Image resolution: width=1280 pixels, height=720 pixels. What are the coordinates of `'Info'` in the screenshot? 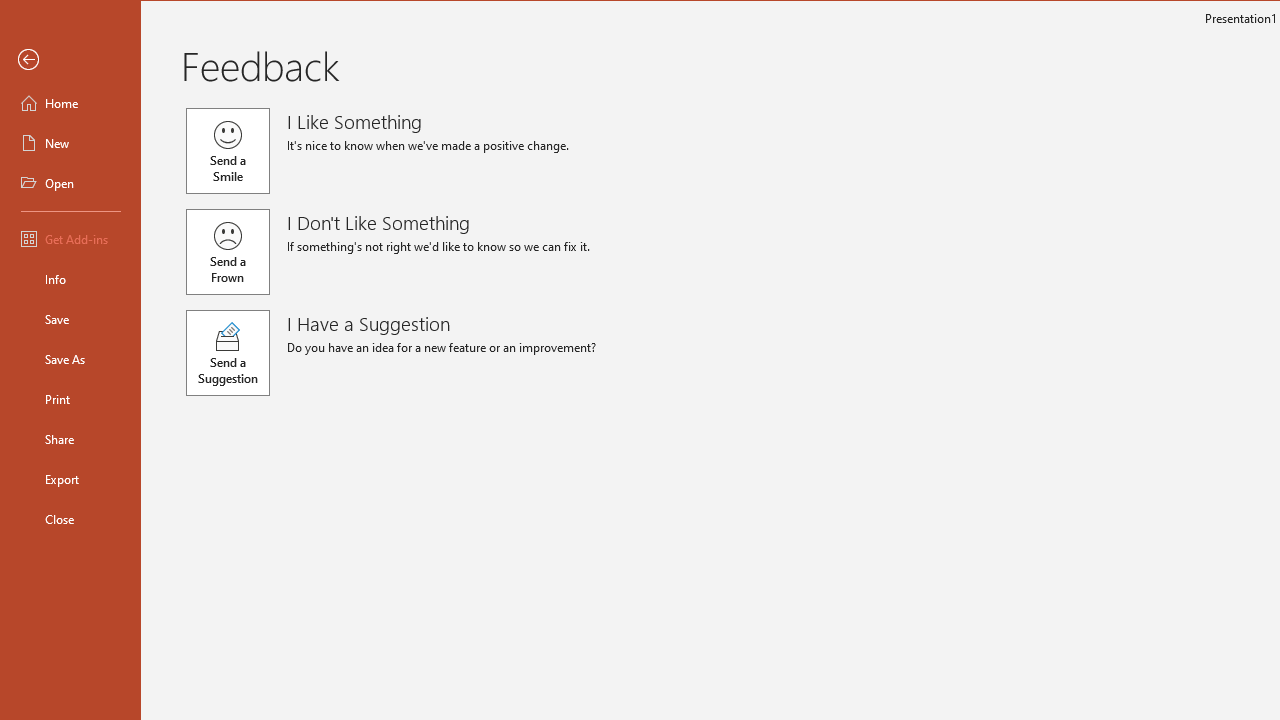 It's located at (71, 279).